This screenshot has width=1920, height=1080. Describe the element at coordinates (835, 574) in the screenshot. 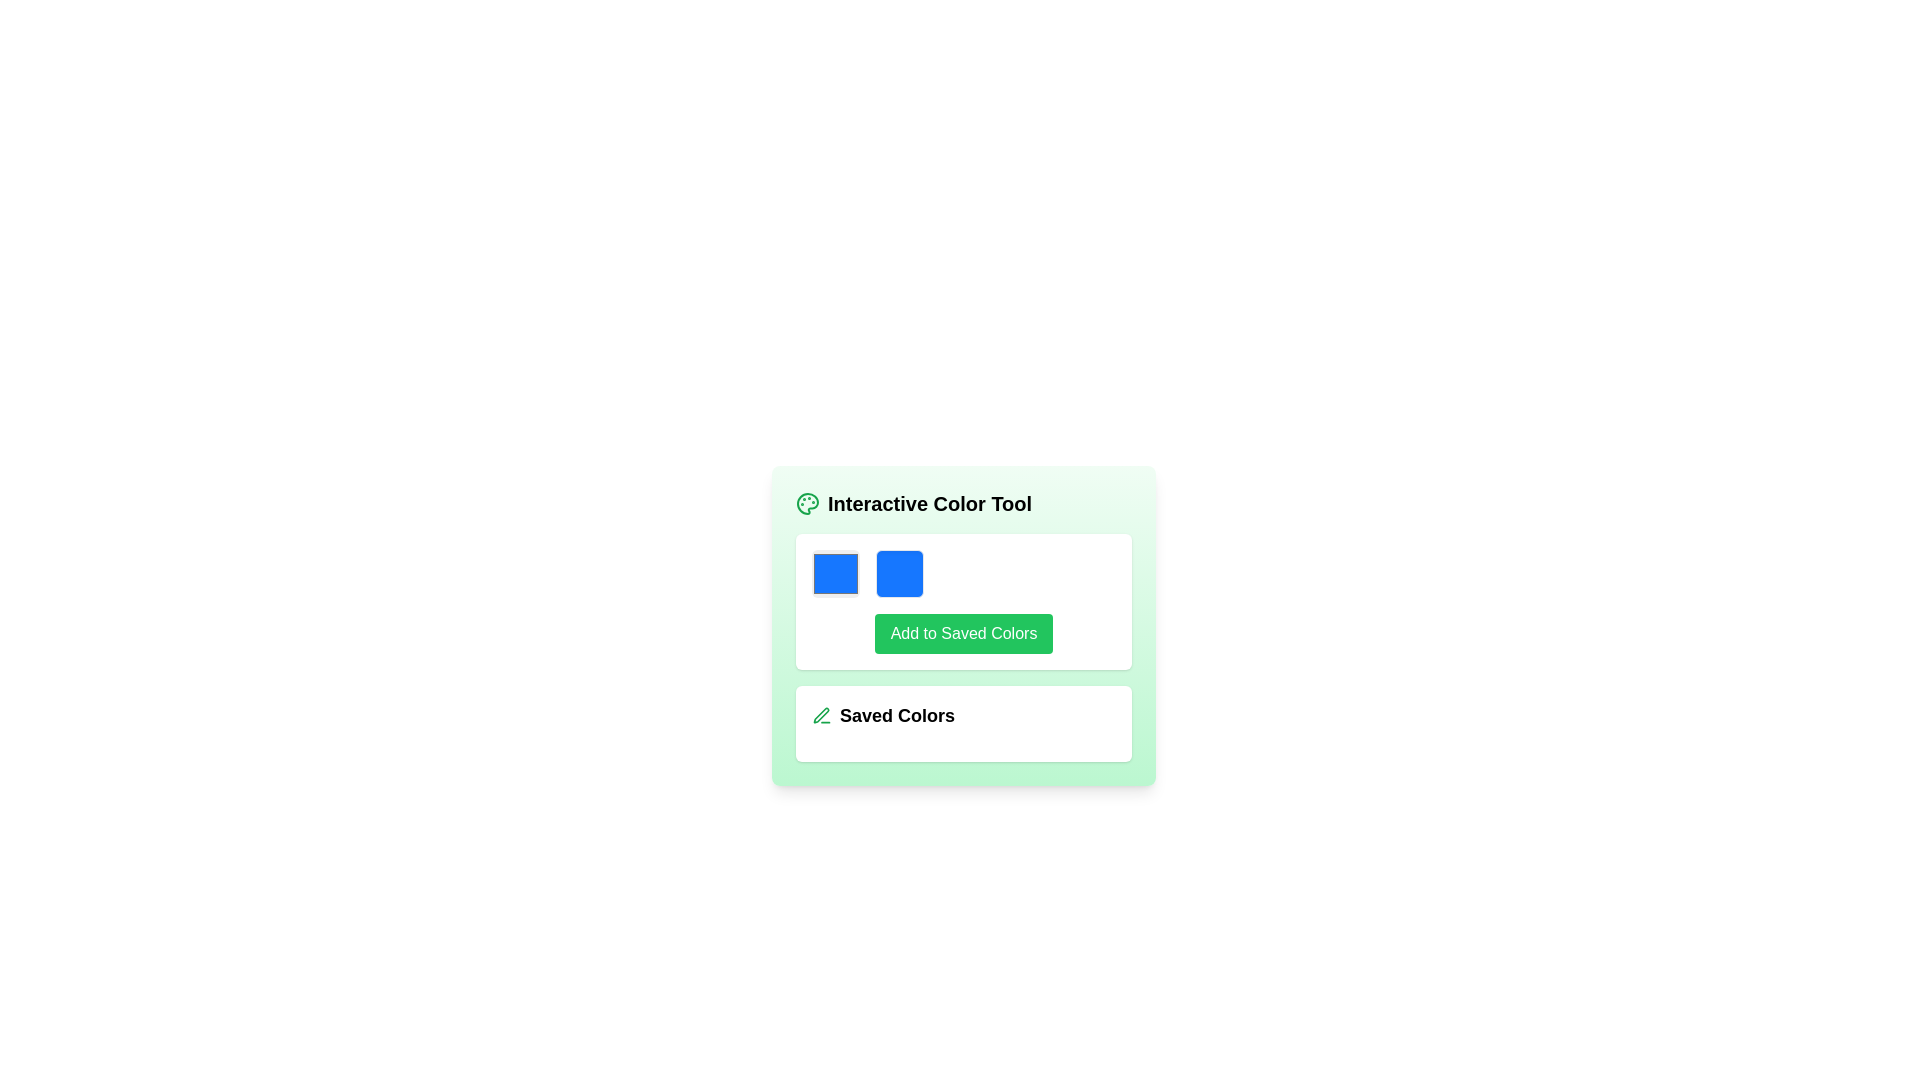

I see `the leftmost color swatch representing the color blue in the 'Interactive Color Tool' section` at that location.